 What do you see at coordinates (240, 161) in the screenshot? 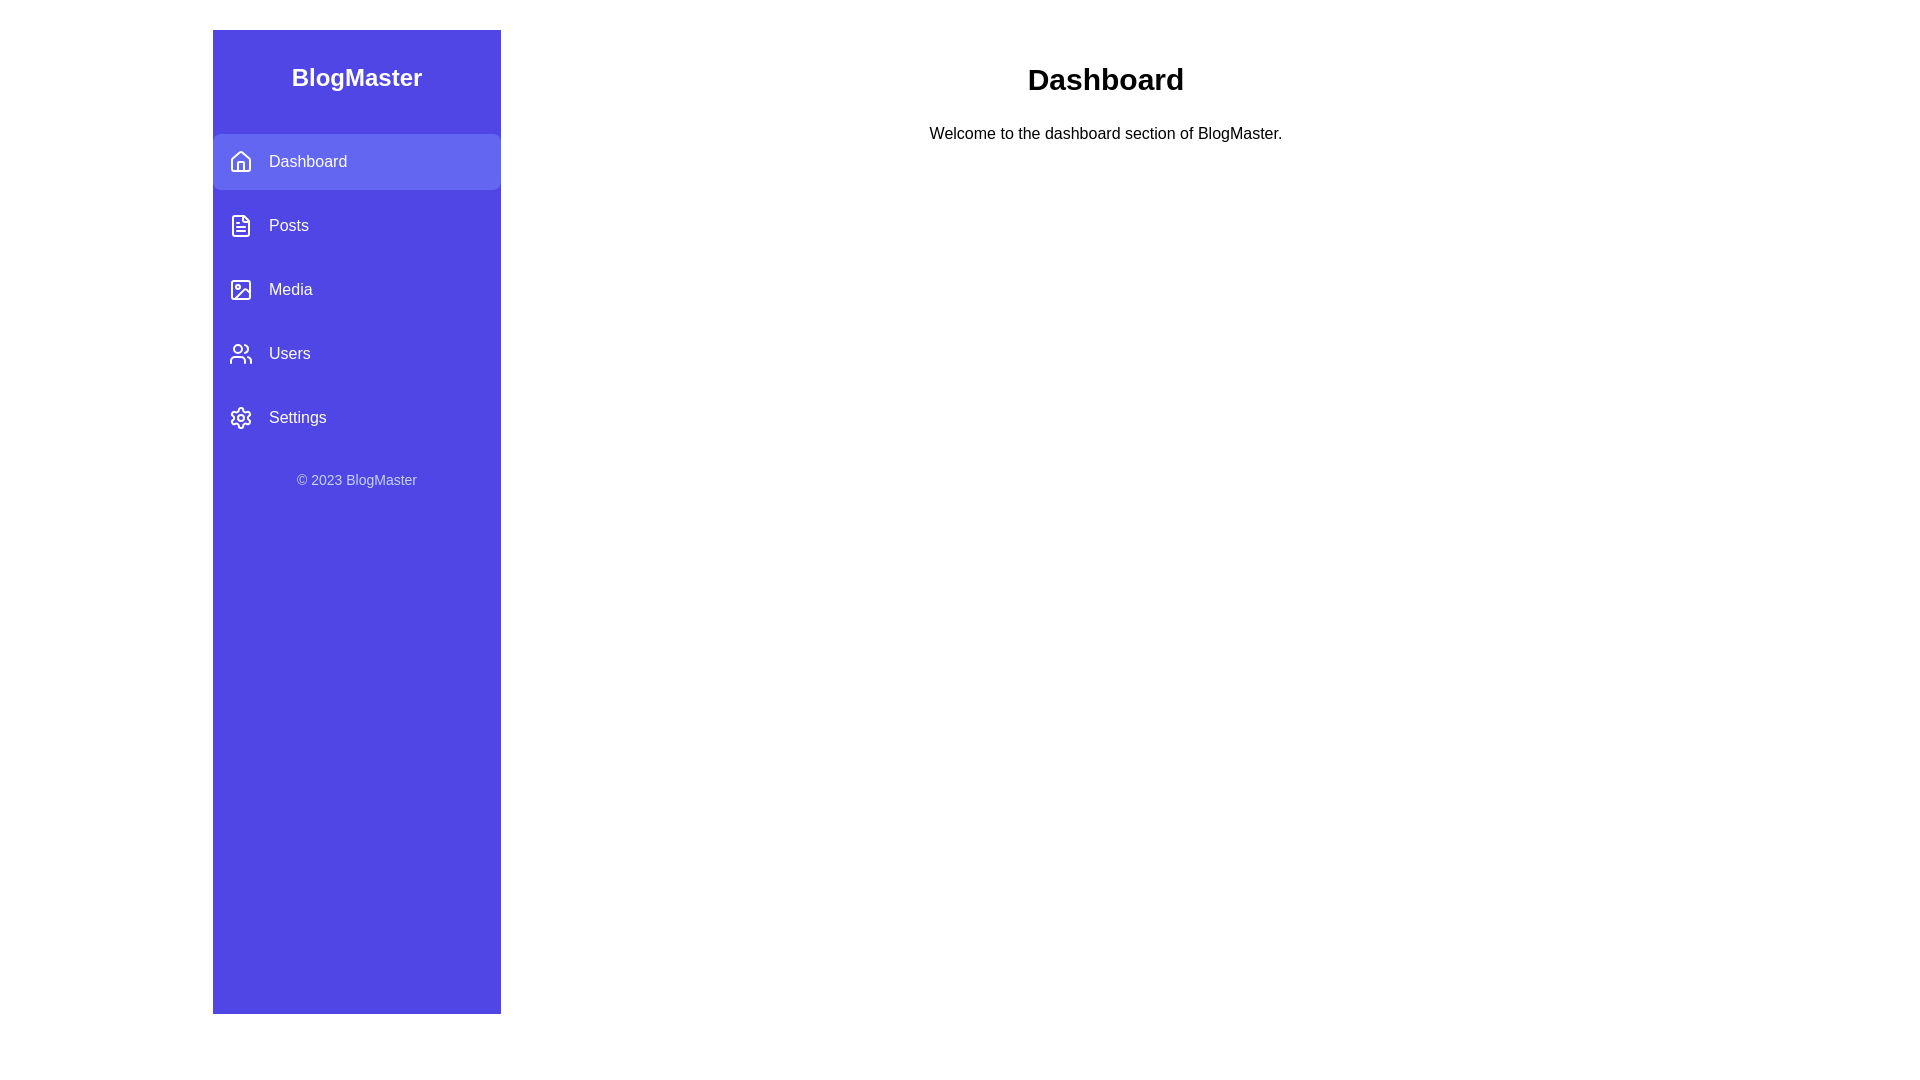
I see `the 'Dashboard' icon, which is a white house-shaped icon located at the top of the vertical navigation menu in the purple-themed sidebar` at bounding box center [240, 161].